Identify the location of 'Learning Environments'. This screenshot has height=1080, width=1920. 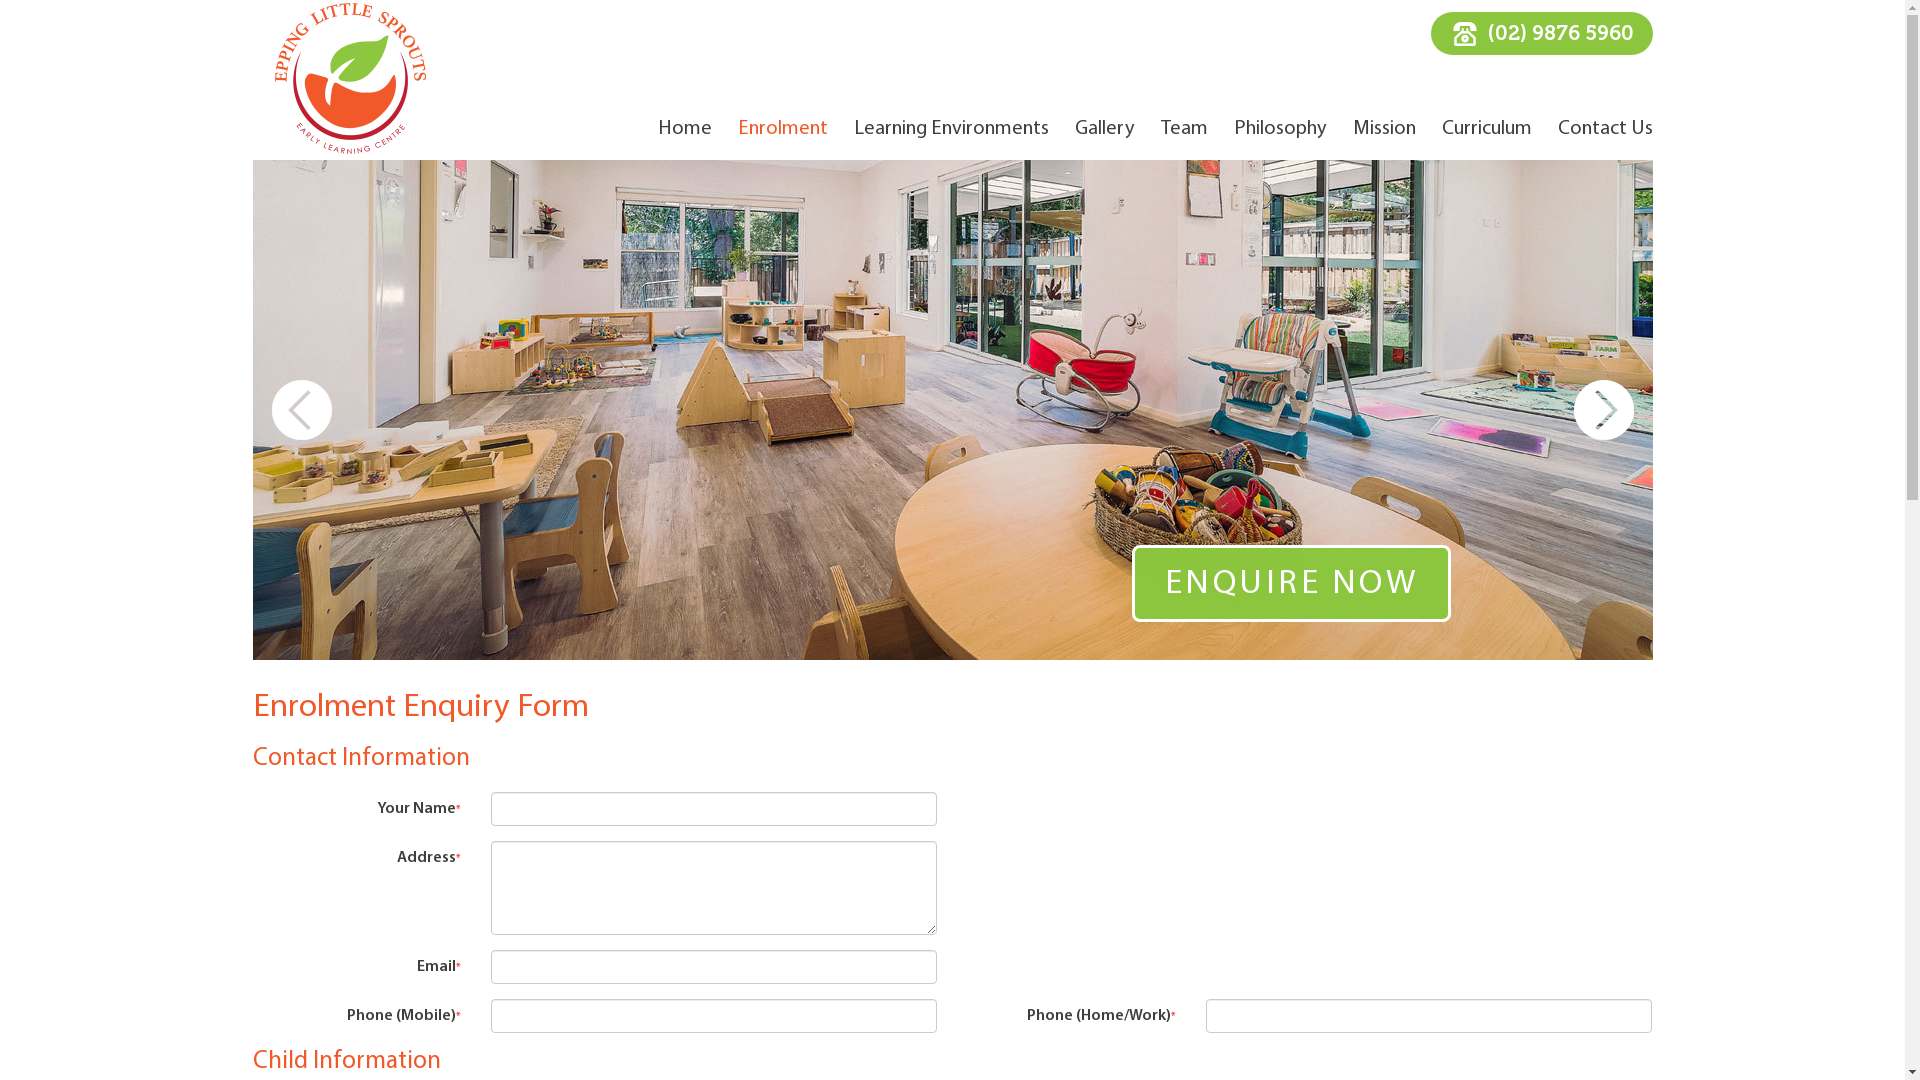
(854, 129).